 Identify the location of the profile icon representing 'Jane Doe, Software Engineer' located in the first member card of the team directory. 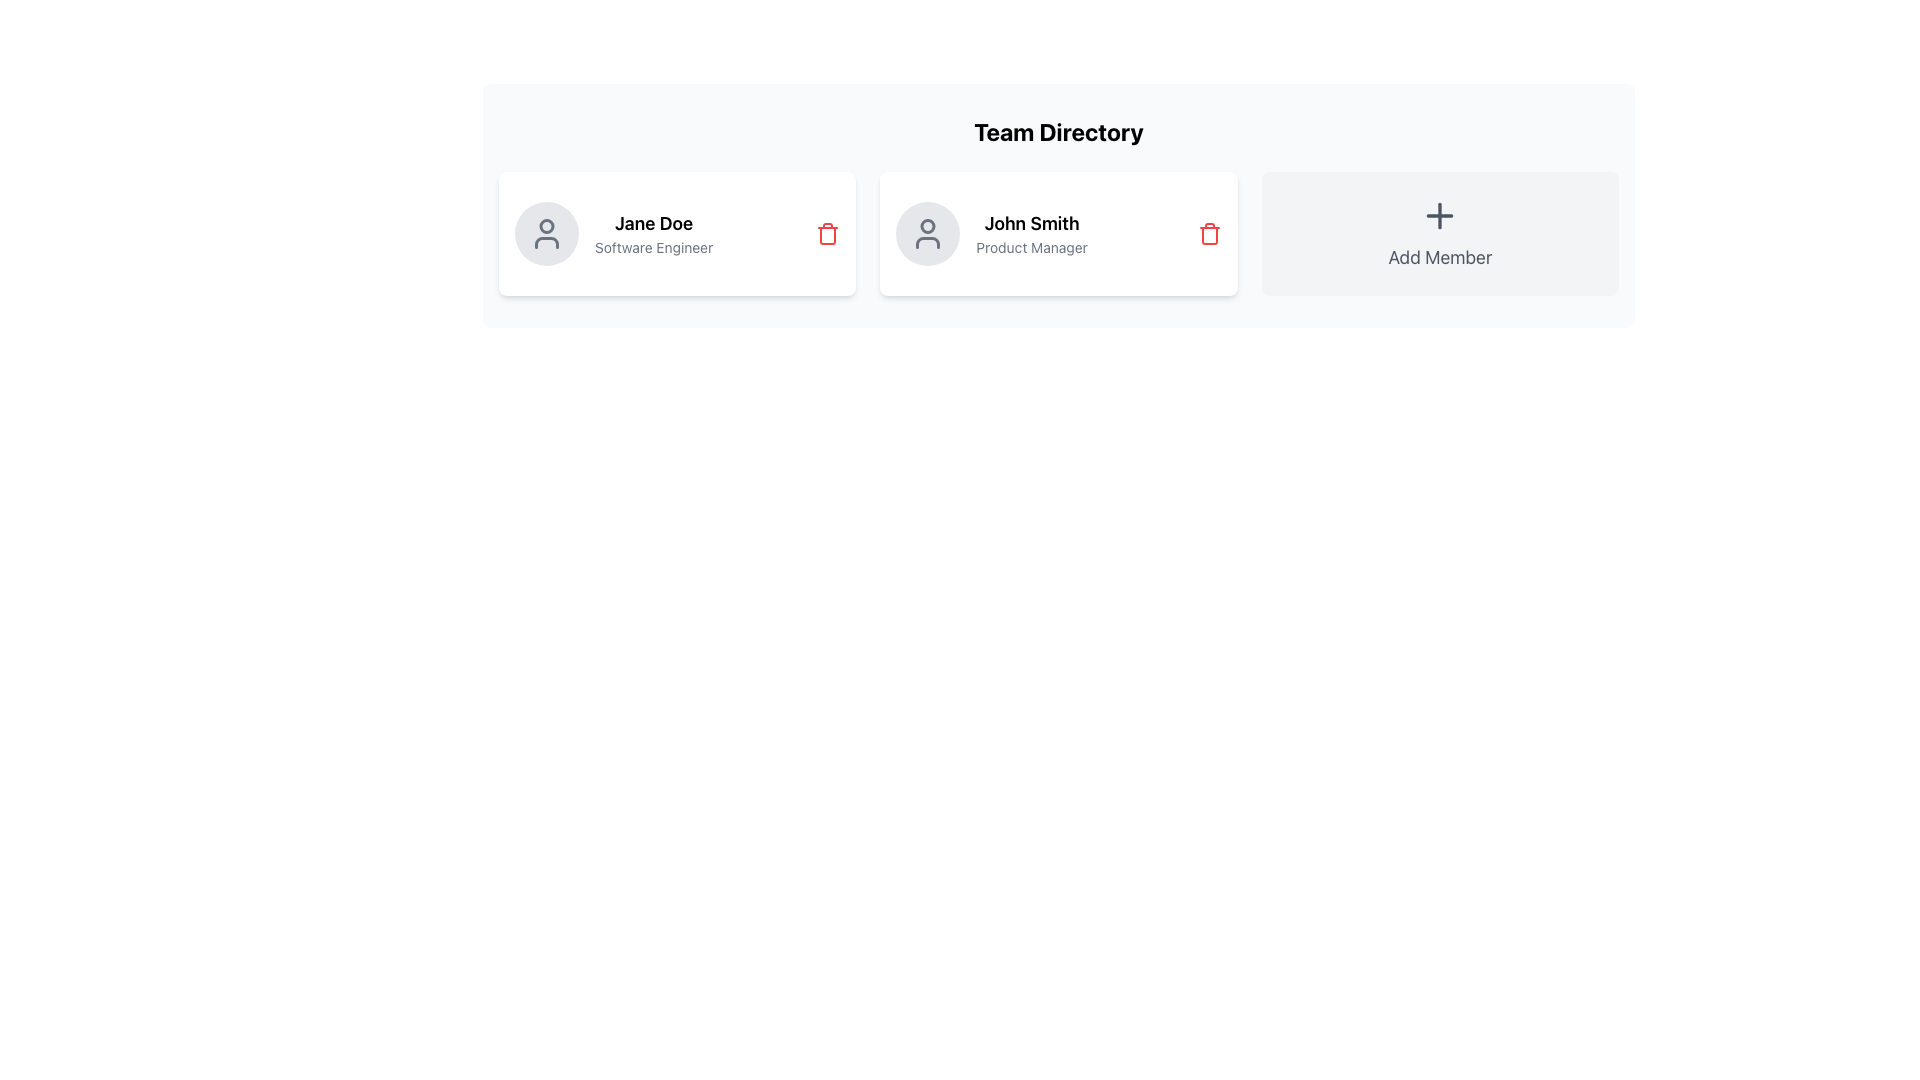
(547, 233).